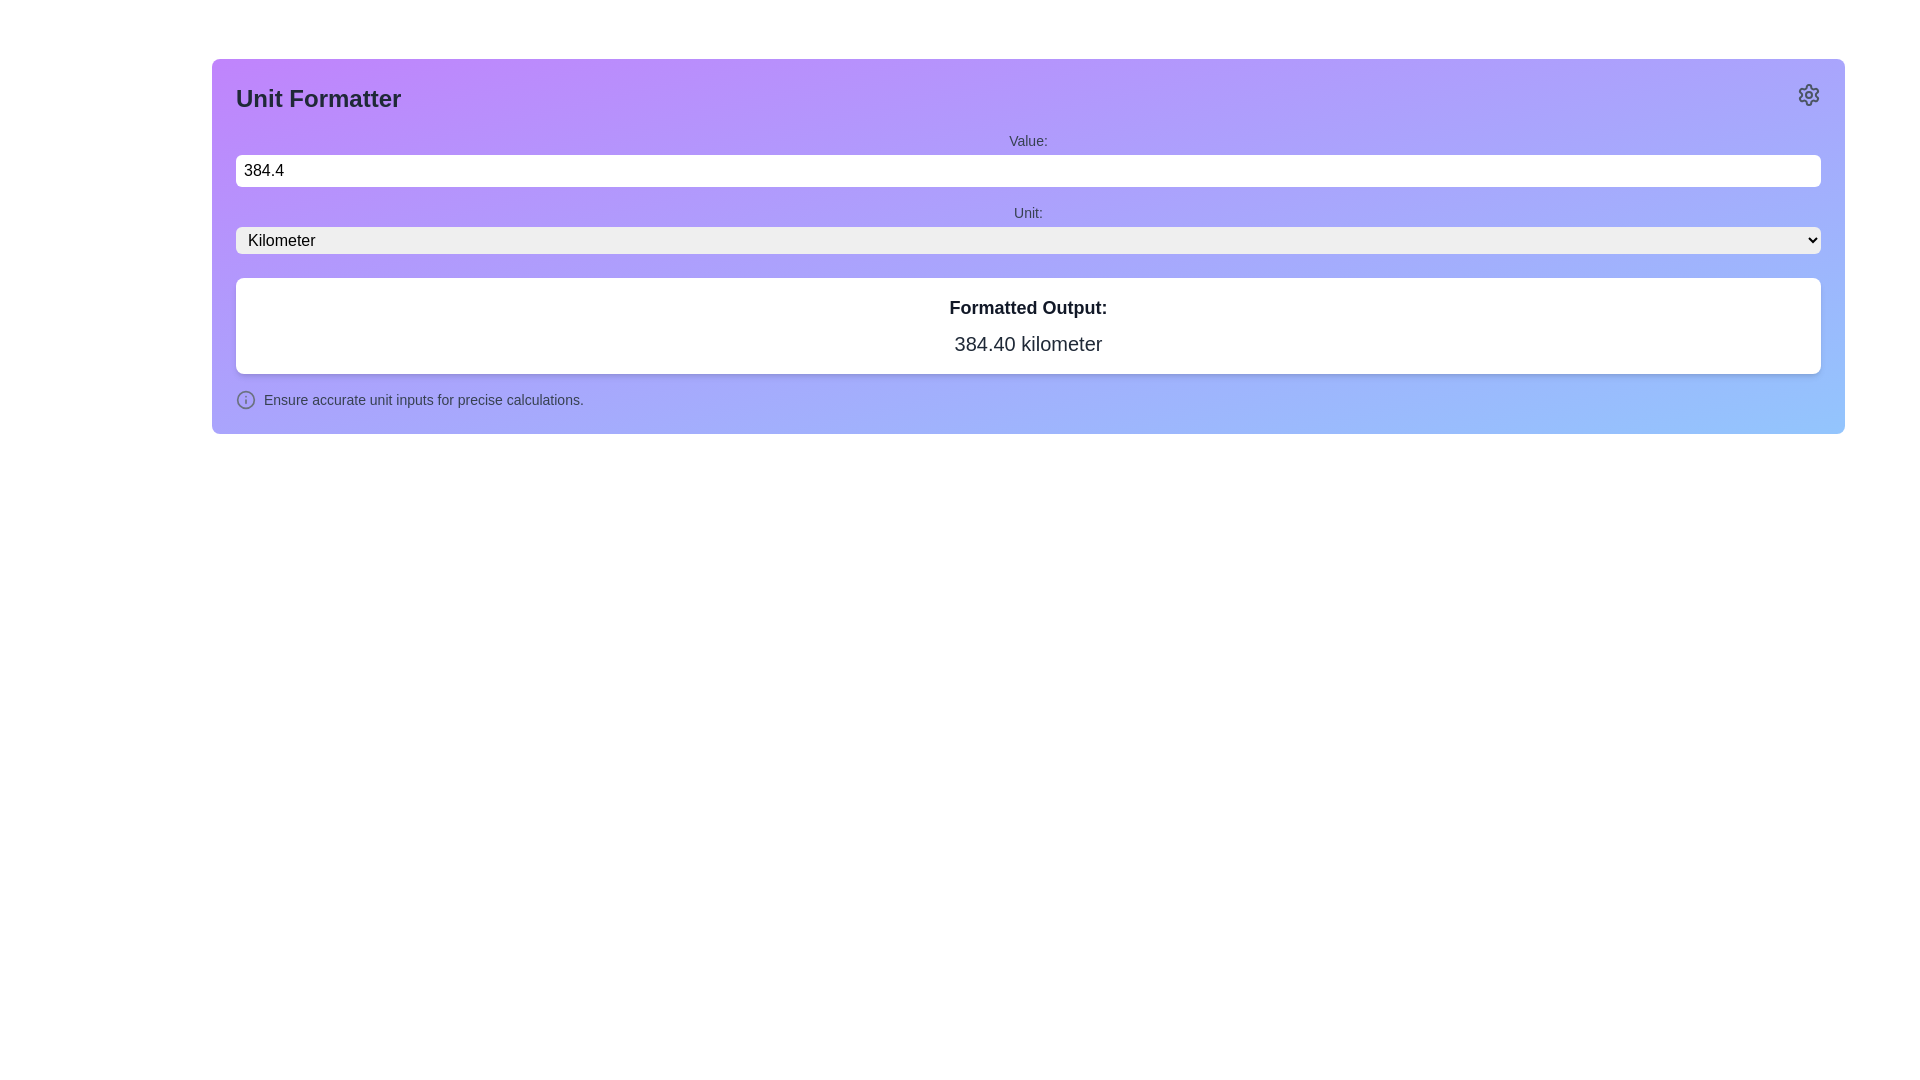 This screenshot has height=1080, width=1920. Describe the element at coordinates (1028, 227) in the screenshot. I see `an option from the dropdown menu located below the 'Unit:' label and above the 'Formatted Output:' section, which is styled with a rounded border and a dropdown arrow` at that location.